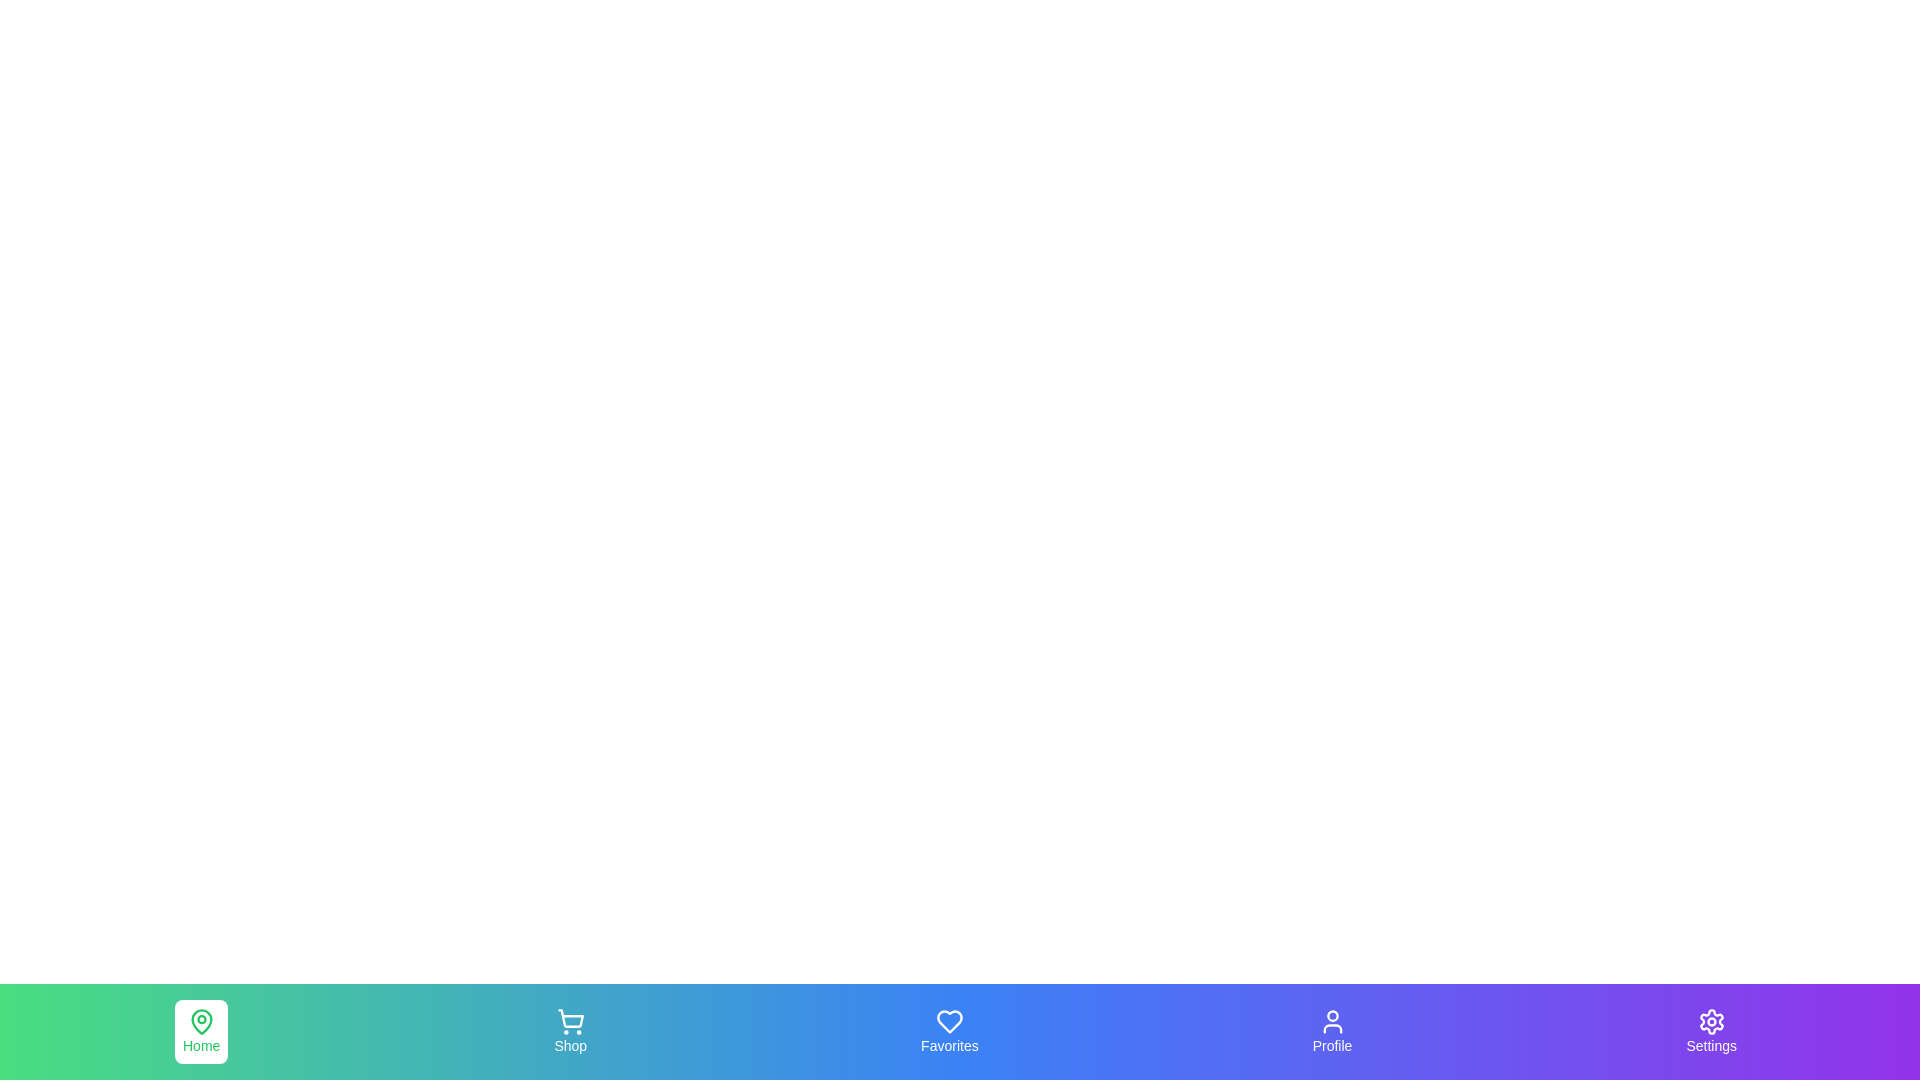 This screenshot has width=1920, height=1080. I want to click on the navigation tab labeled Home, so click(201, 1032).